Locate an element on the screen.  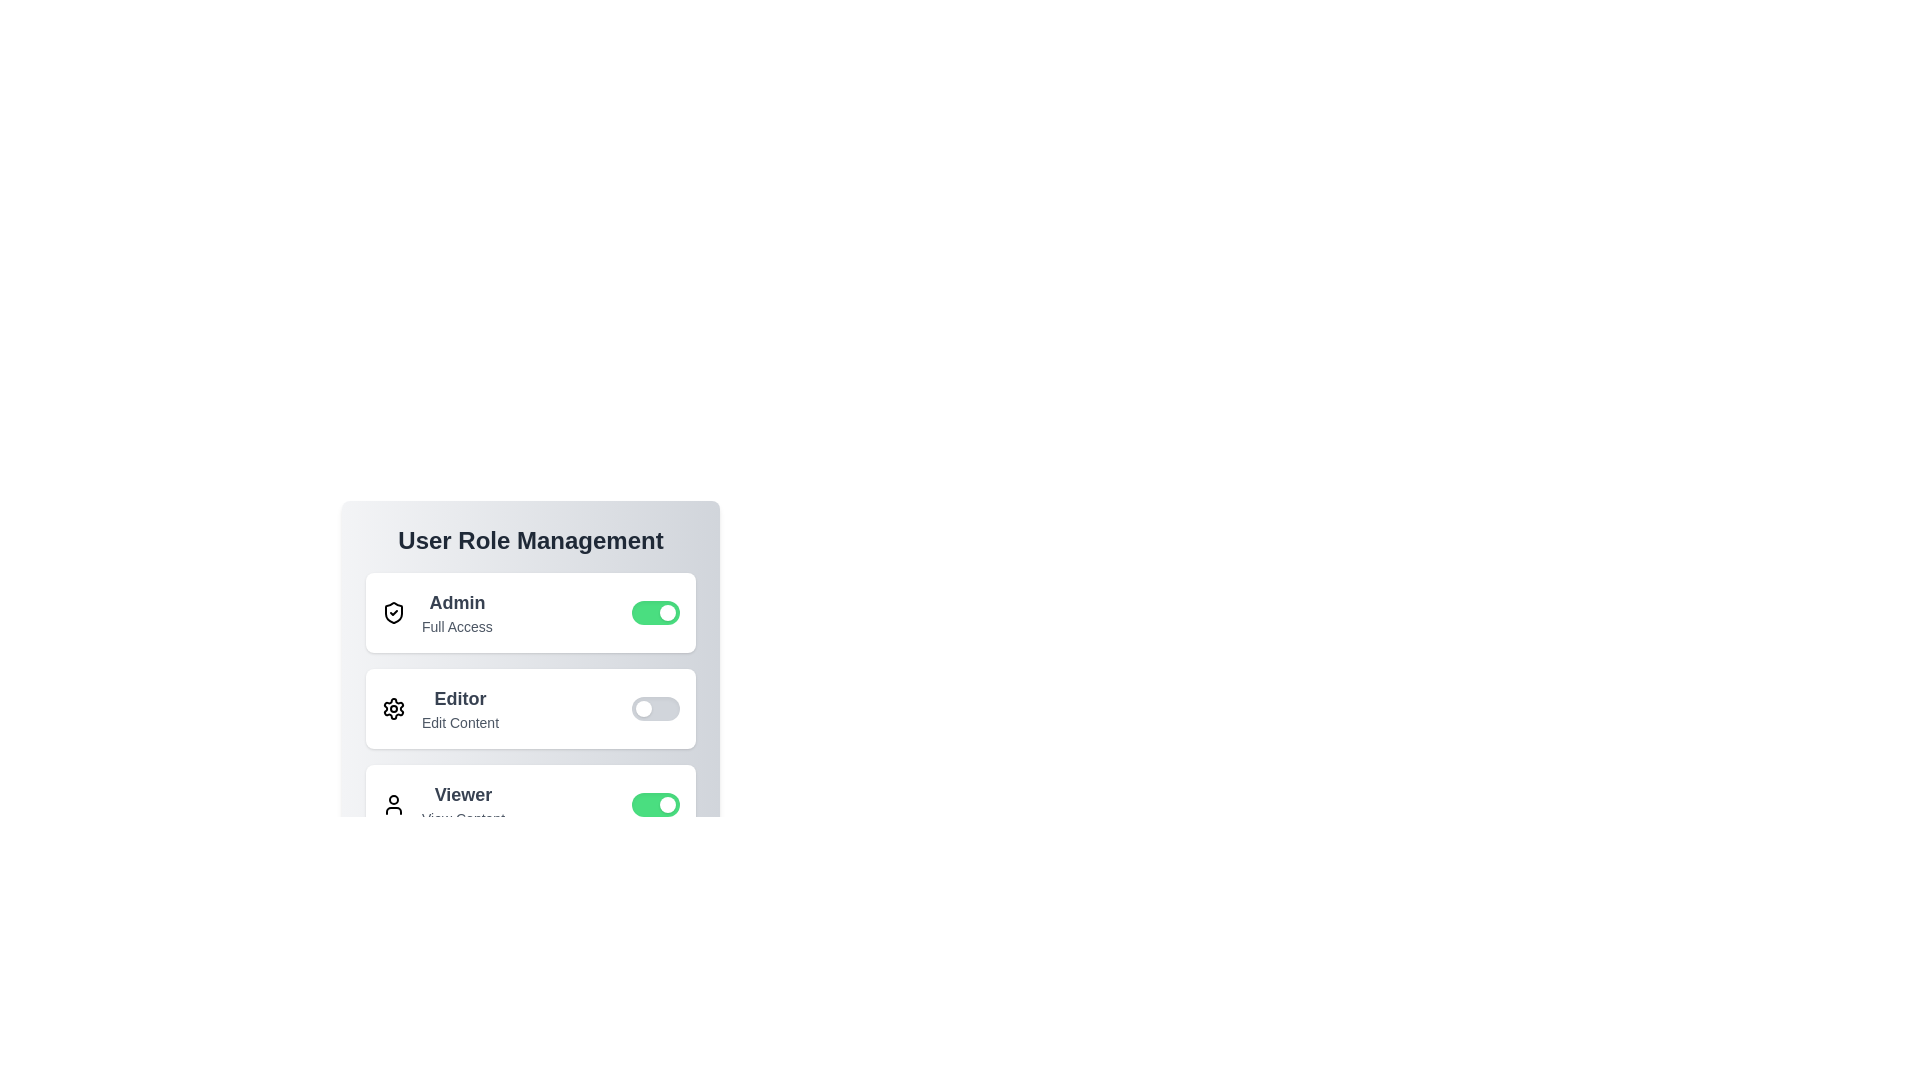
the role container for Viewer to focus on it is located at coordinates (531, 804).